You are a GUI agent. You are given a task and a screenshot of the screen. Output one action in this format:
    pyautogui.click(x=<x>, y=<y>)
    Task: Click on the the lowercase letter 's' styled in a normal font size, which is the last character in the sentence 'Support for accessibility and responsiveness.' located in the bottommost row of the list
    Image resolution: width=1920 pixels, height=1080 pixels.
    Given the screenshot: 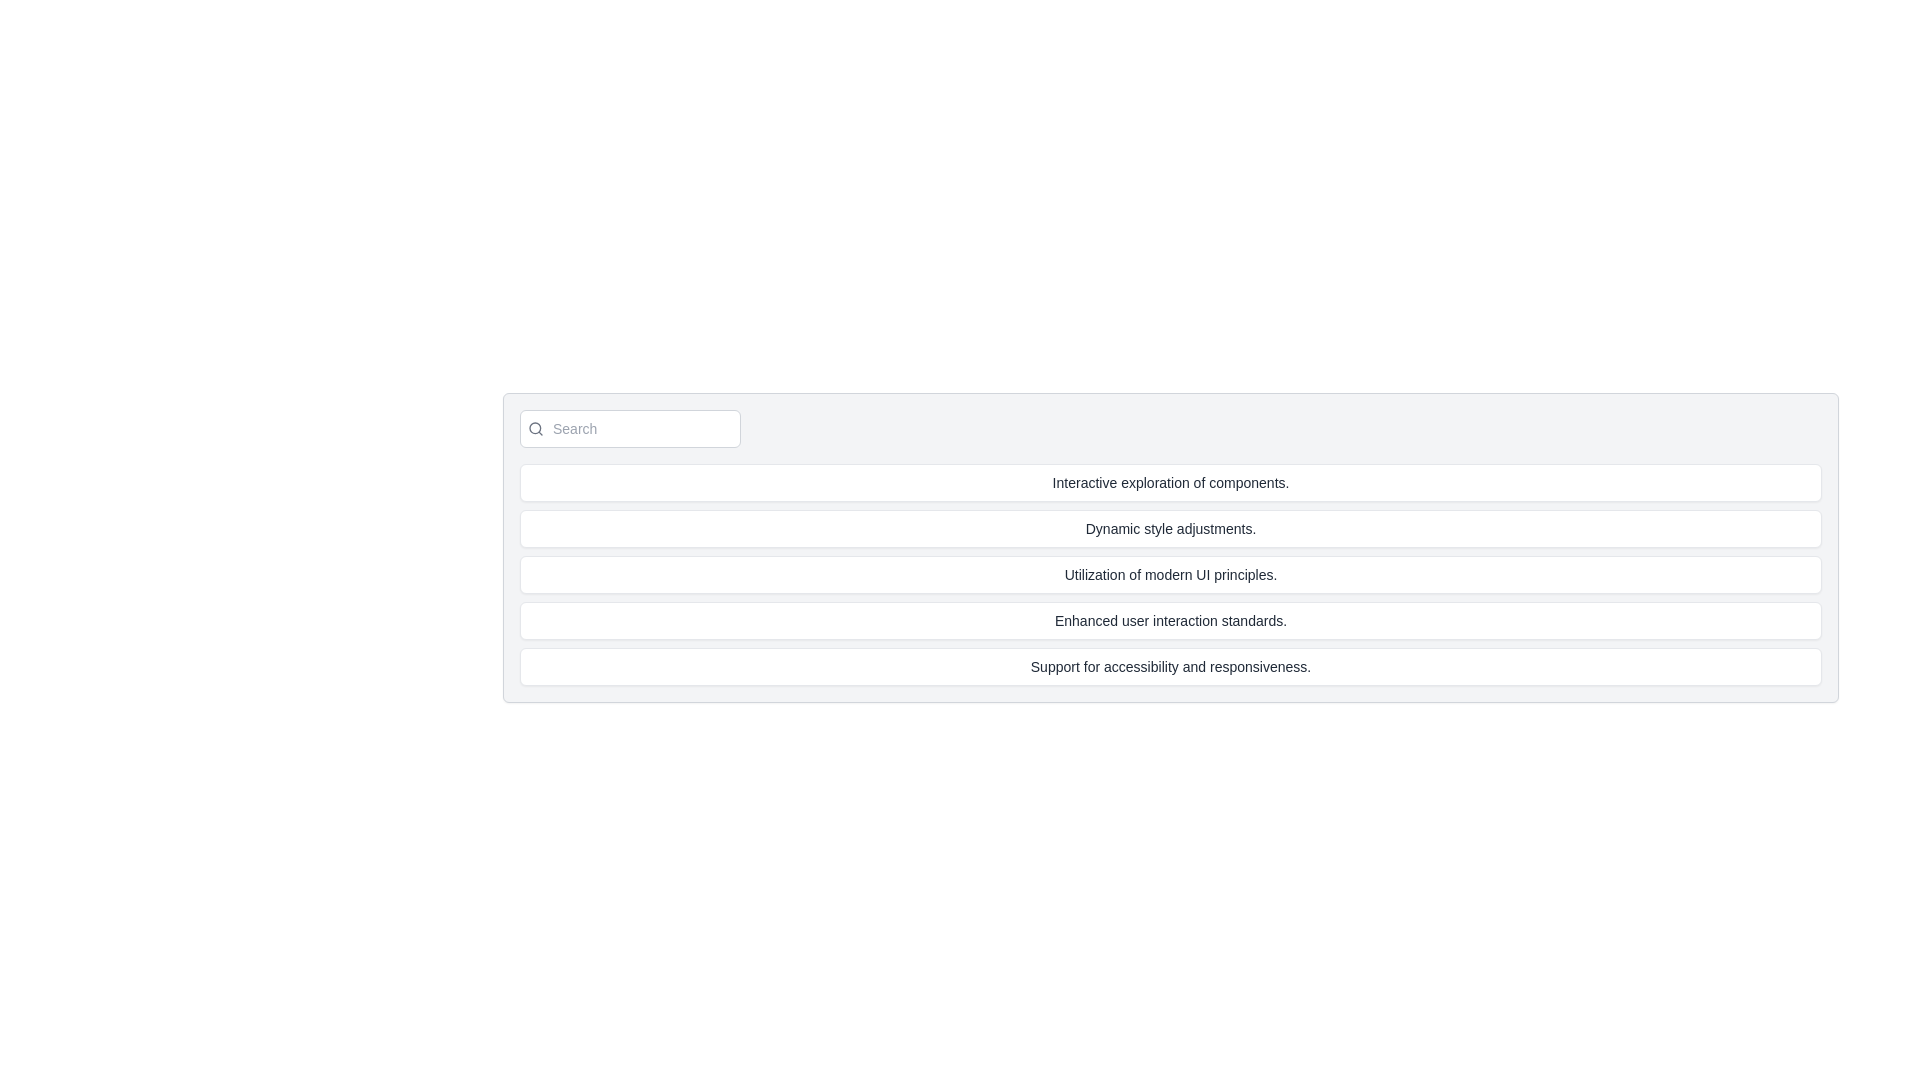 What is the action you would take?
    pyautogui.click(x=1224, y=667)
    